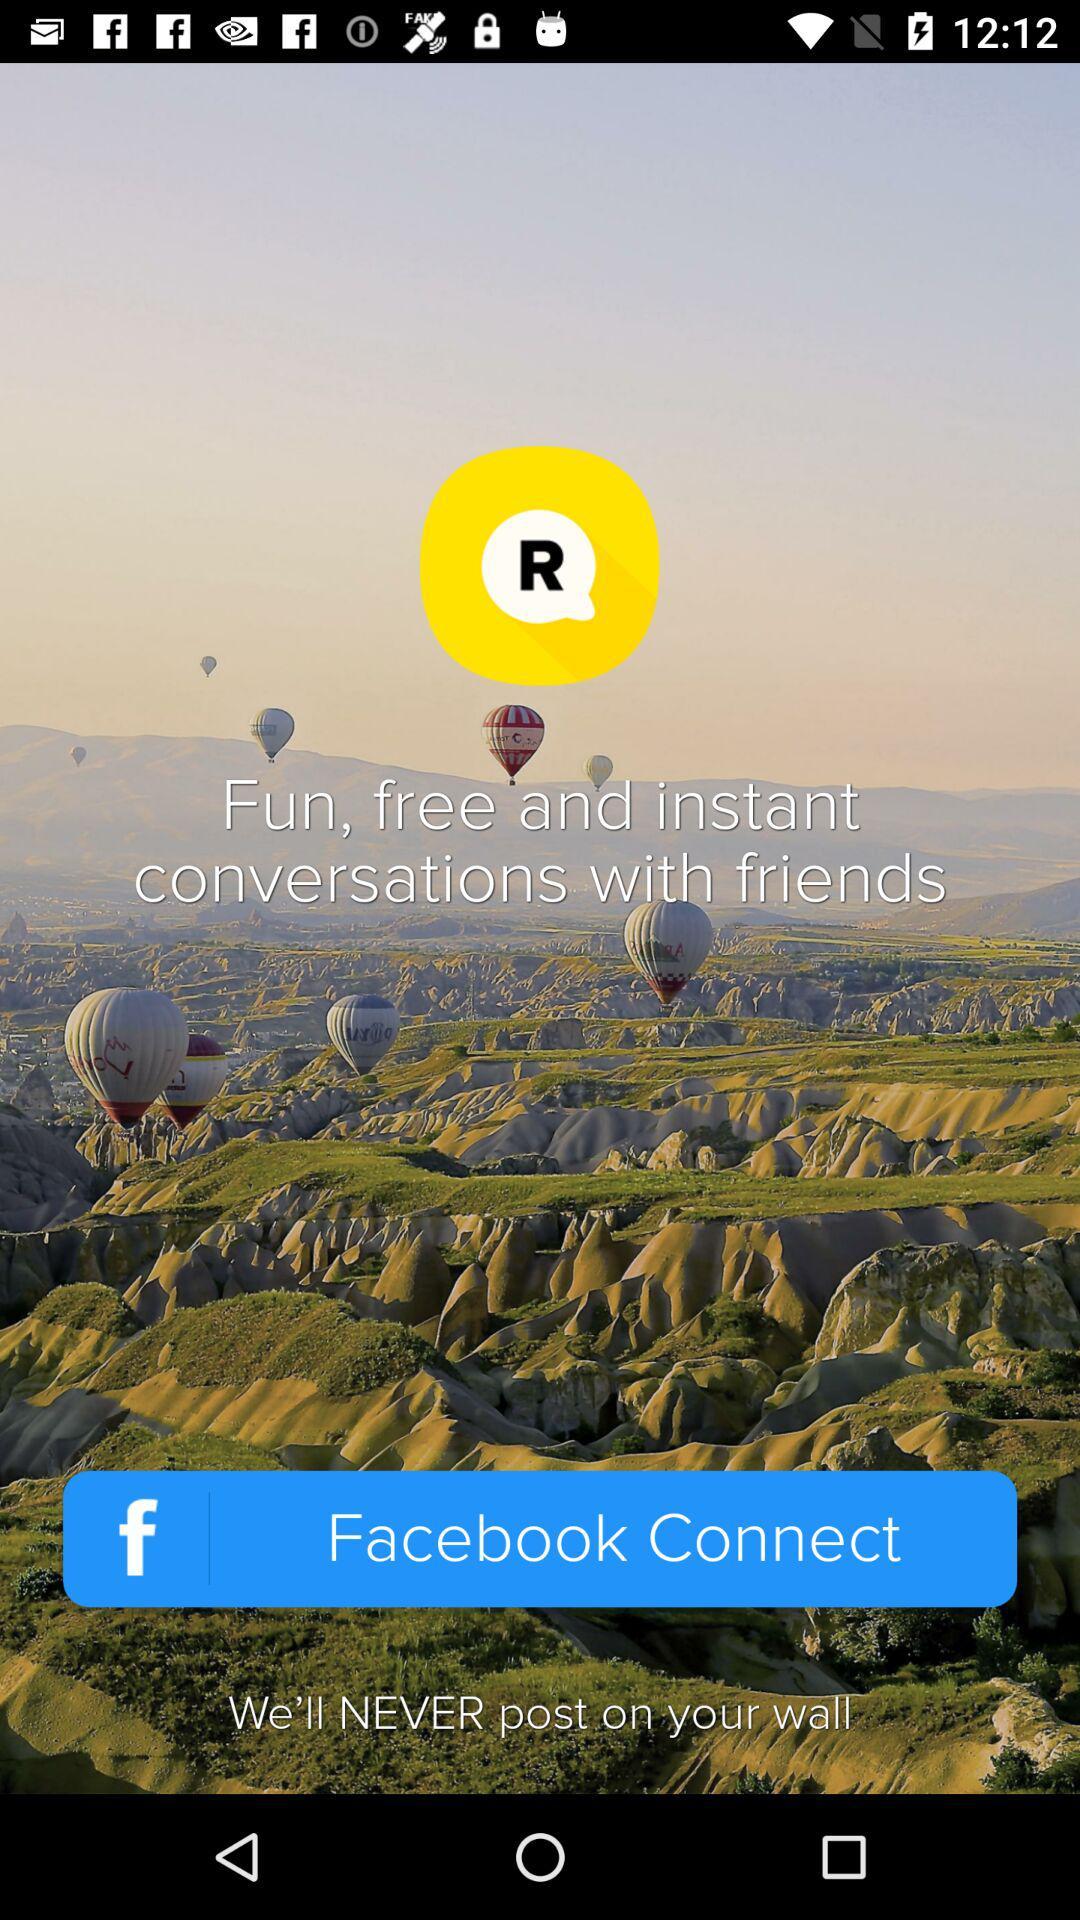 The height and width of the screenshot is (1920, 1080). Describe the element at coordinates (540, 1538) in the screenshot. I see `the item below fun free and app` at that location.